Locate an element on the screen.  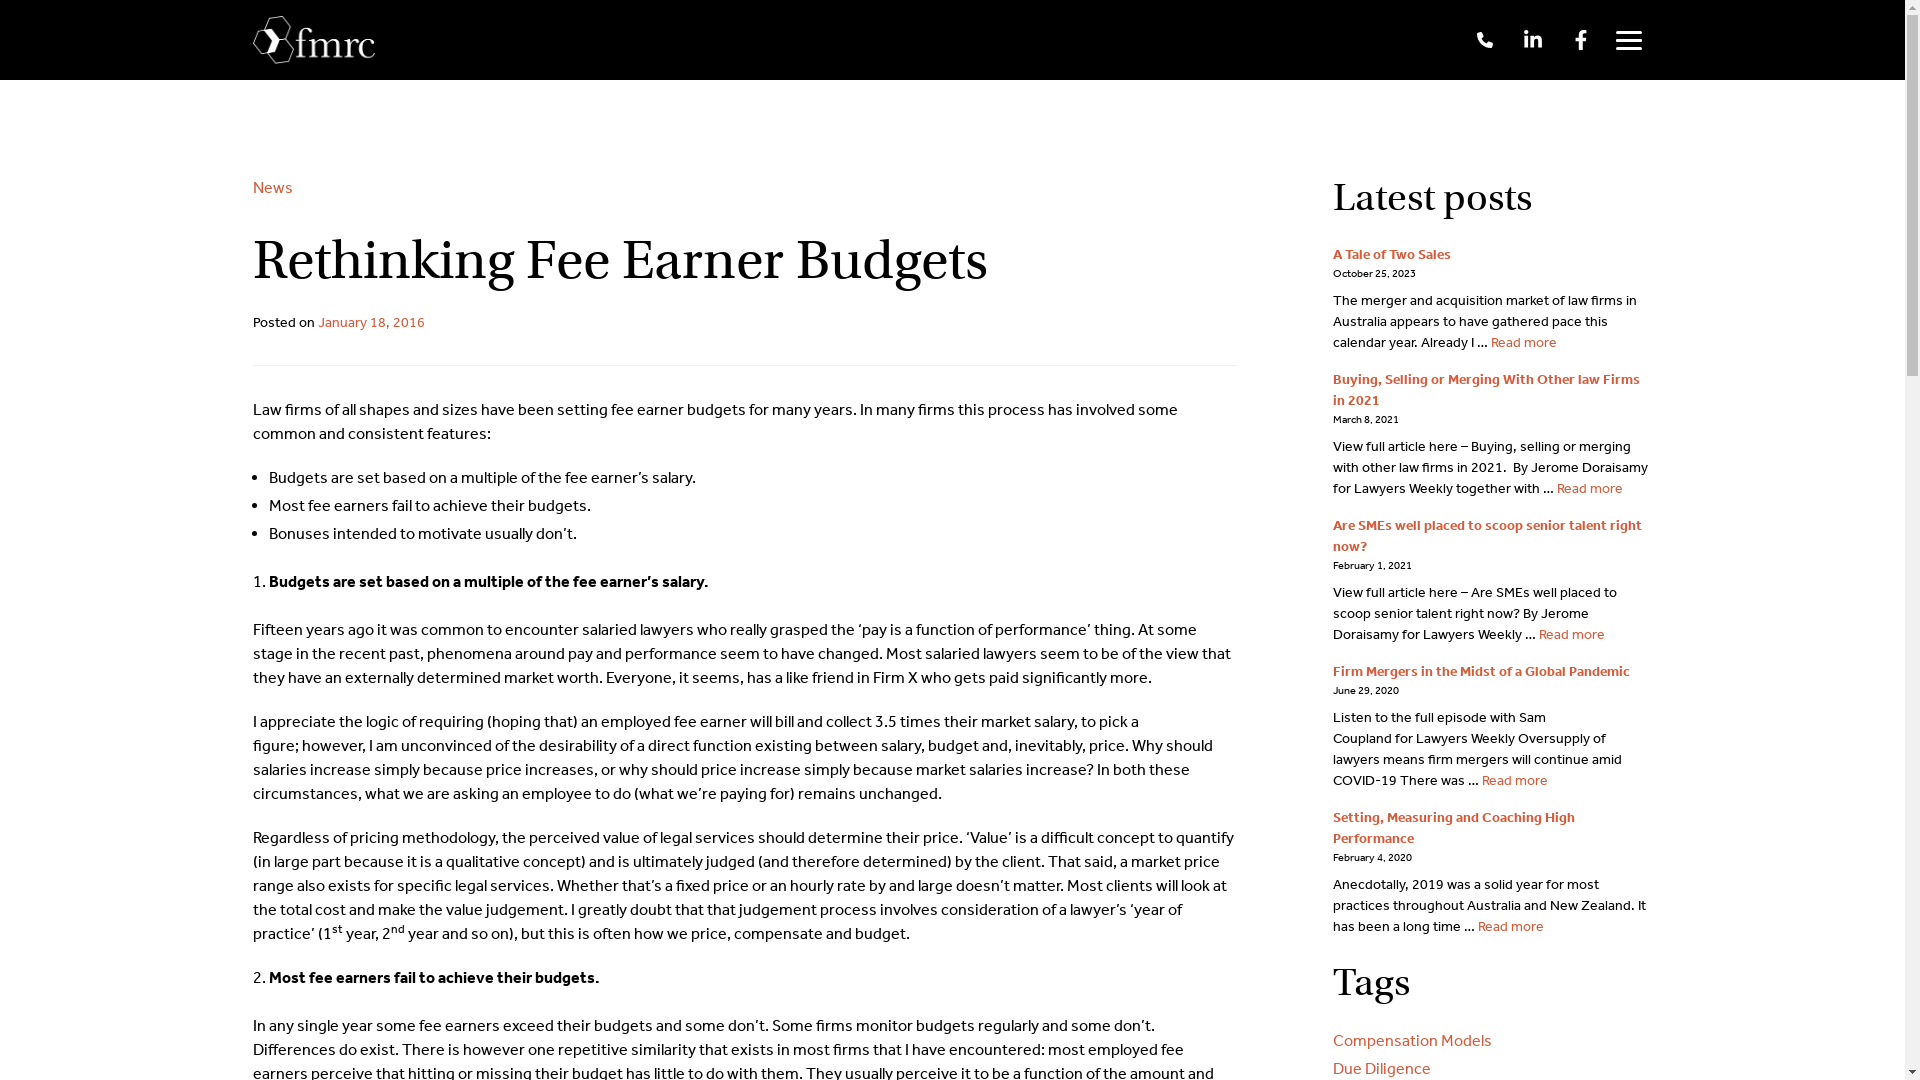
'Are SMEs well placed to scoop senior talent right now?' is located at coordinates (1486, 535).